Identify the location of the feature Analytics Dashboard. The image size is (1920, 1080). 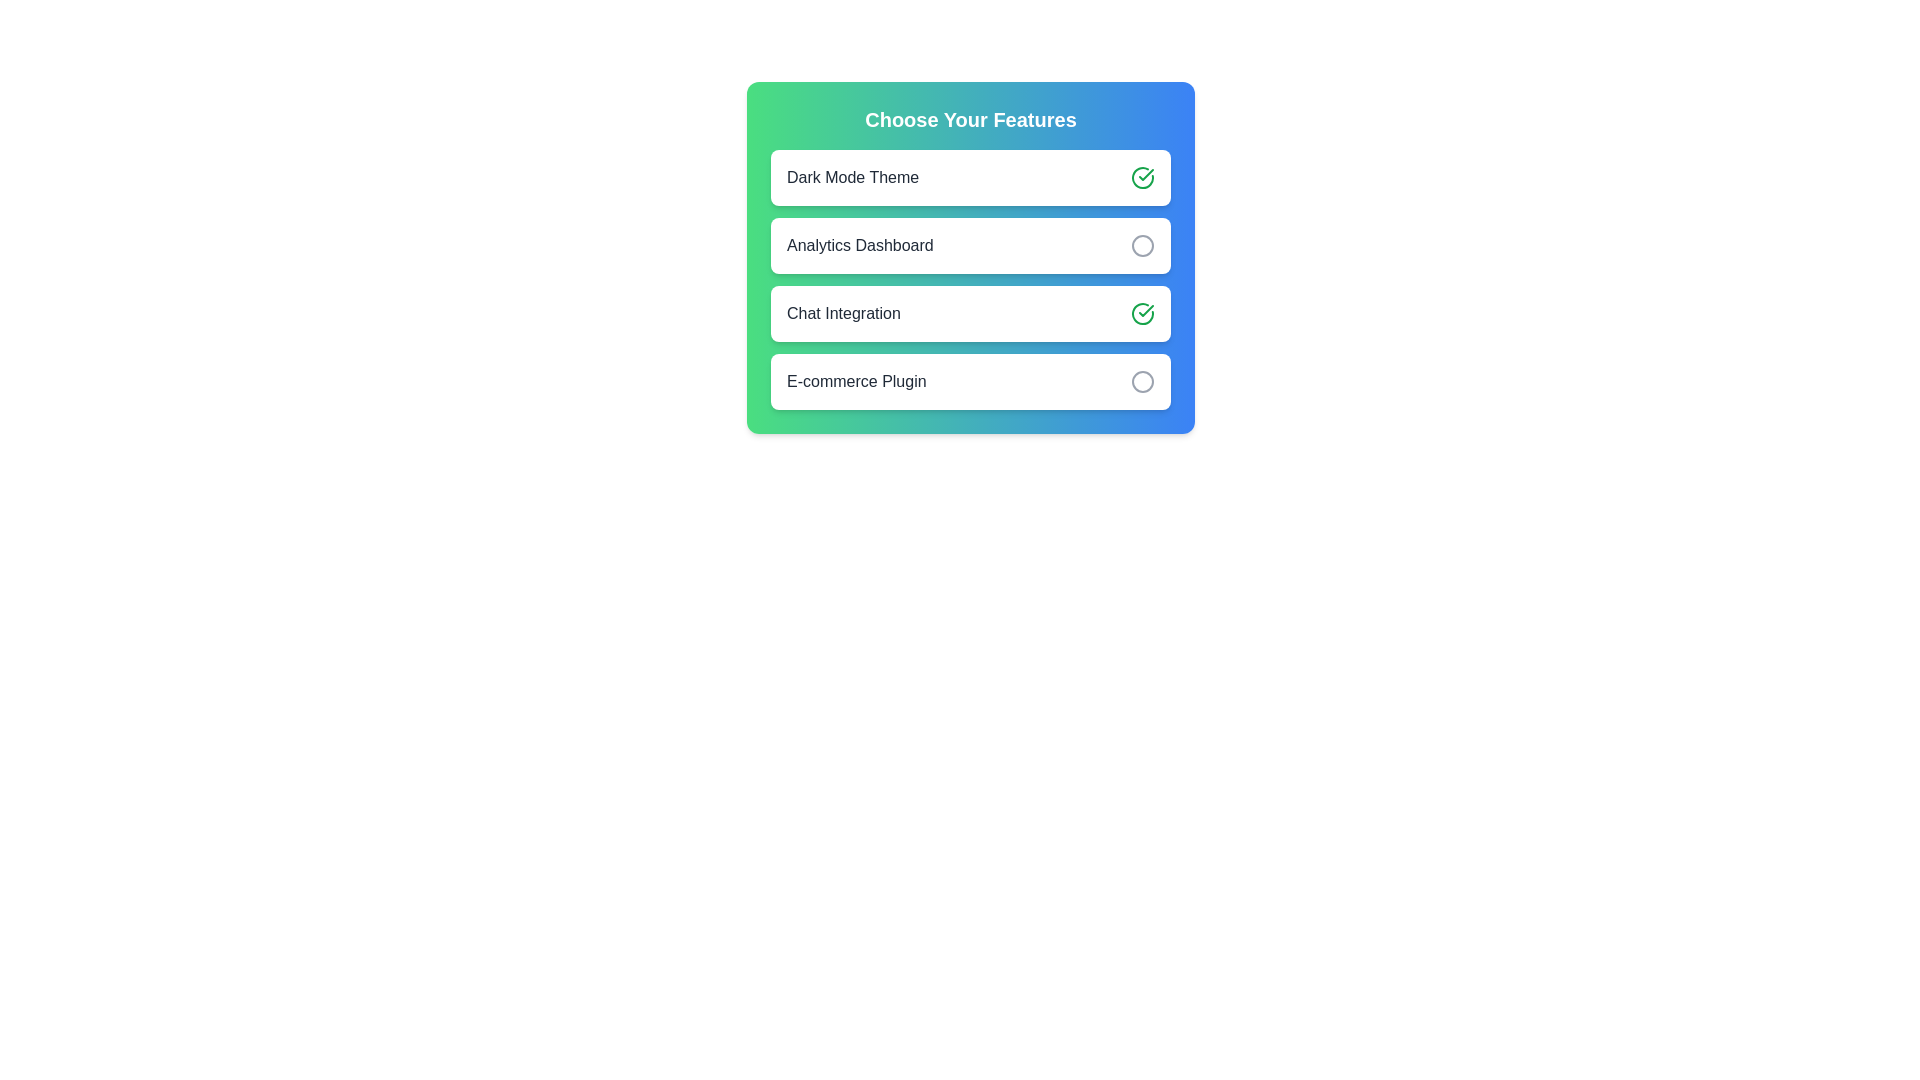
(1142, 245).